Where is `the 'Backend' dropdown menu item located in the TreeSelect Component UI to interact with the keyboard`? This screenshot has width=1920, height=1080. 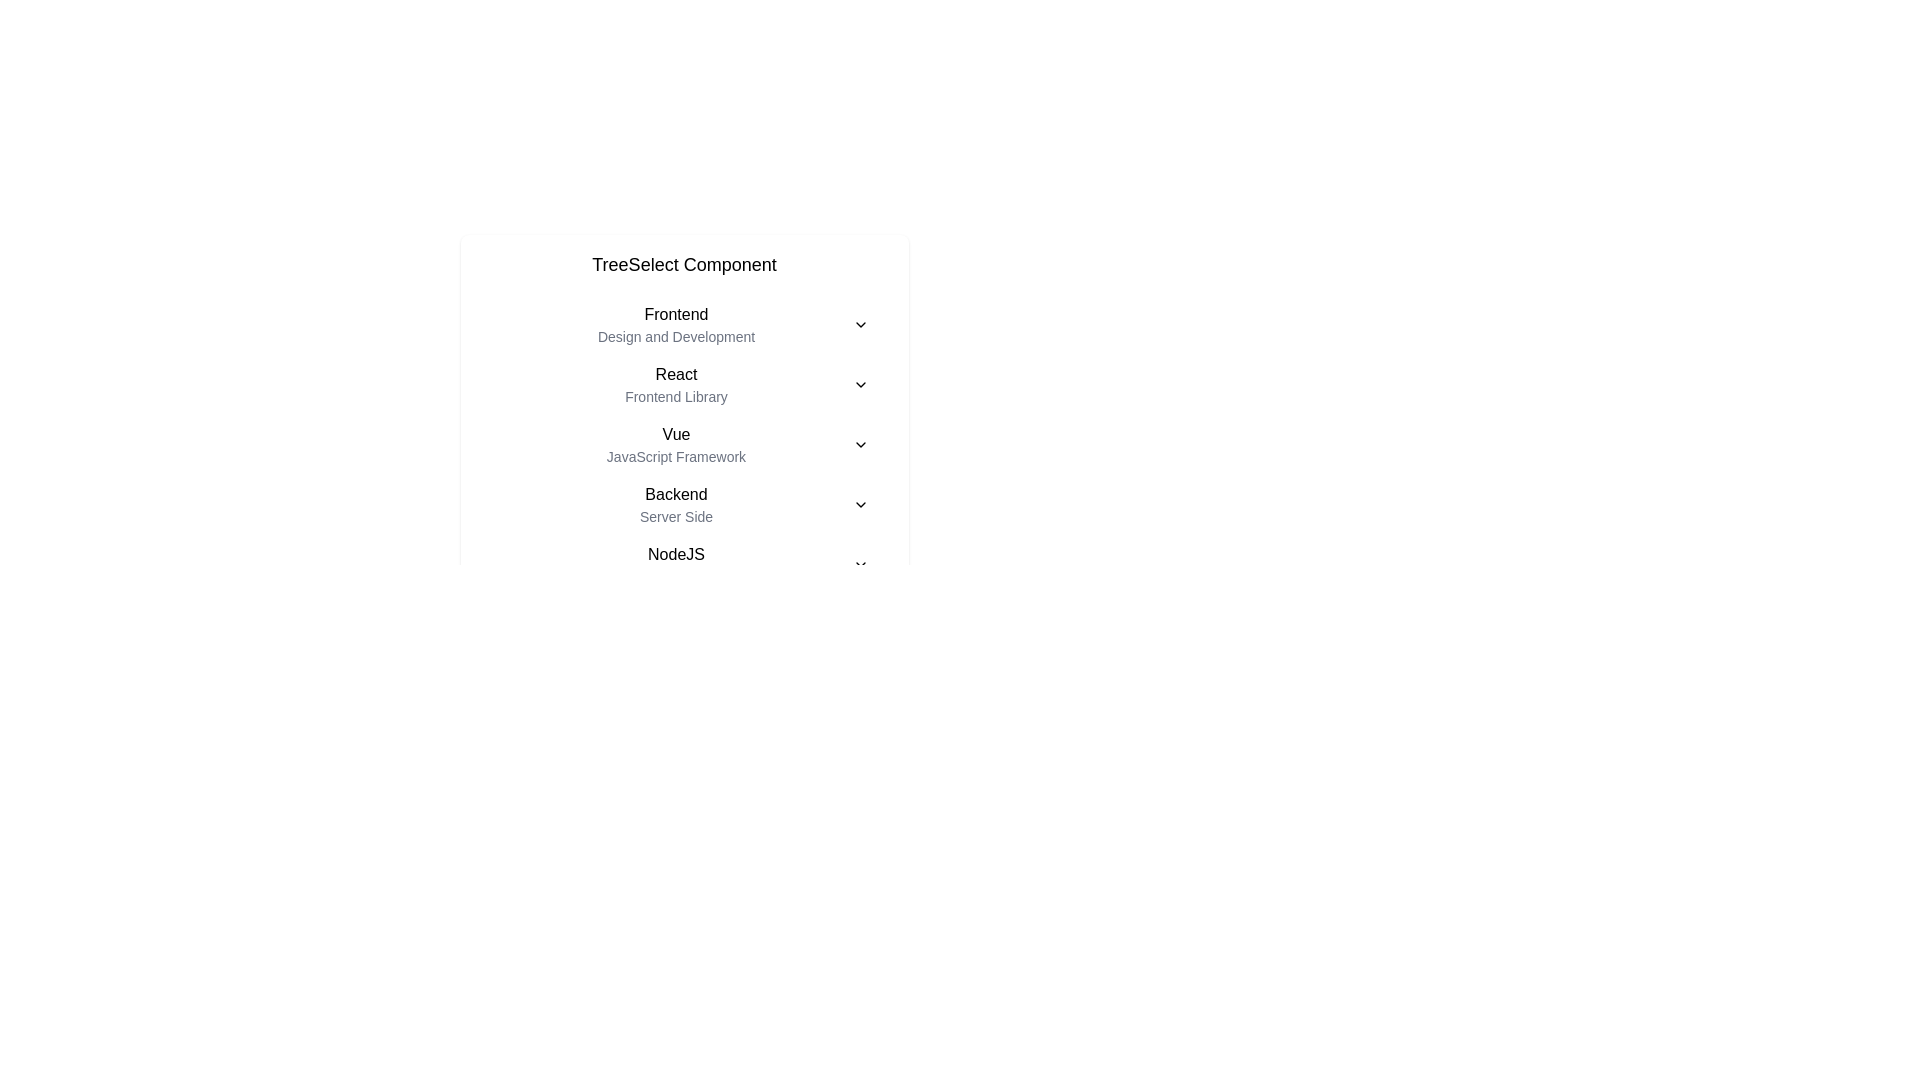
the 'Backend' dropdown menu item located in the TreeSelect Component UI to interact with the keyboard is located at coordinates (684, 504).